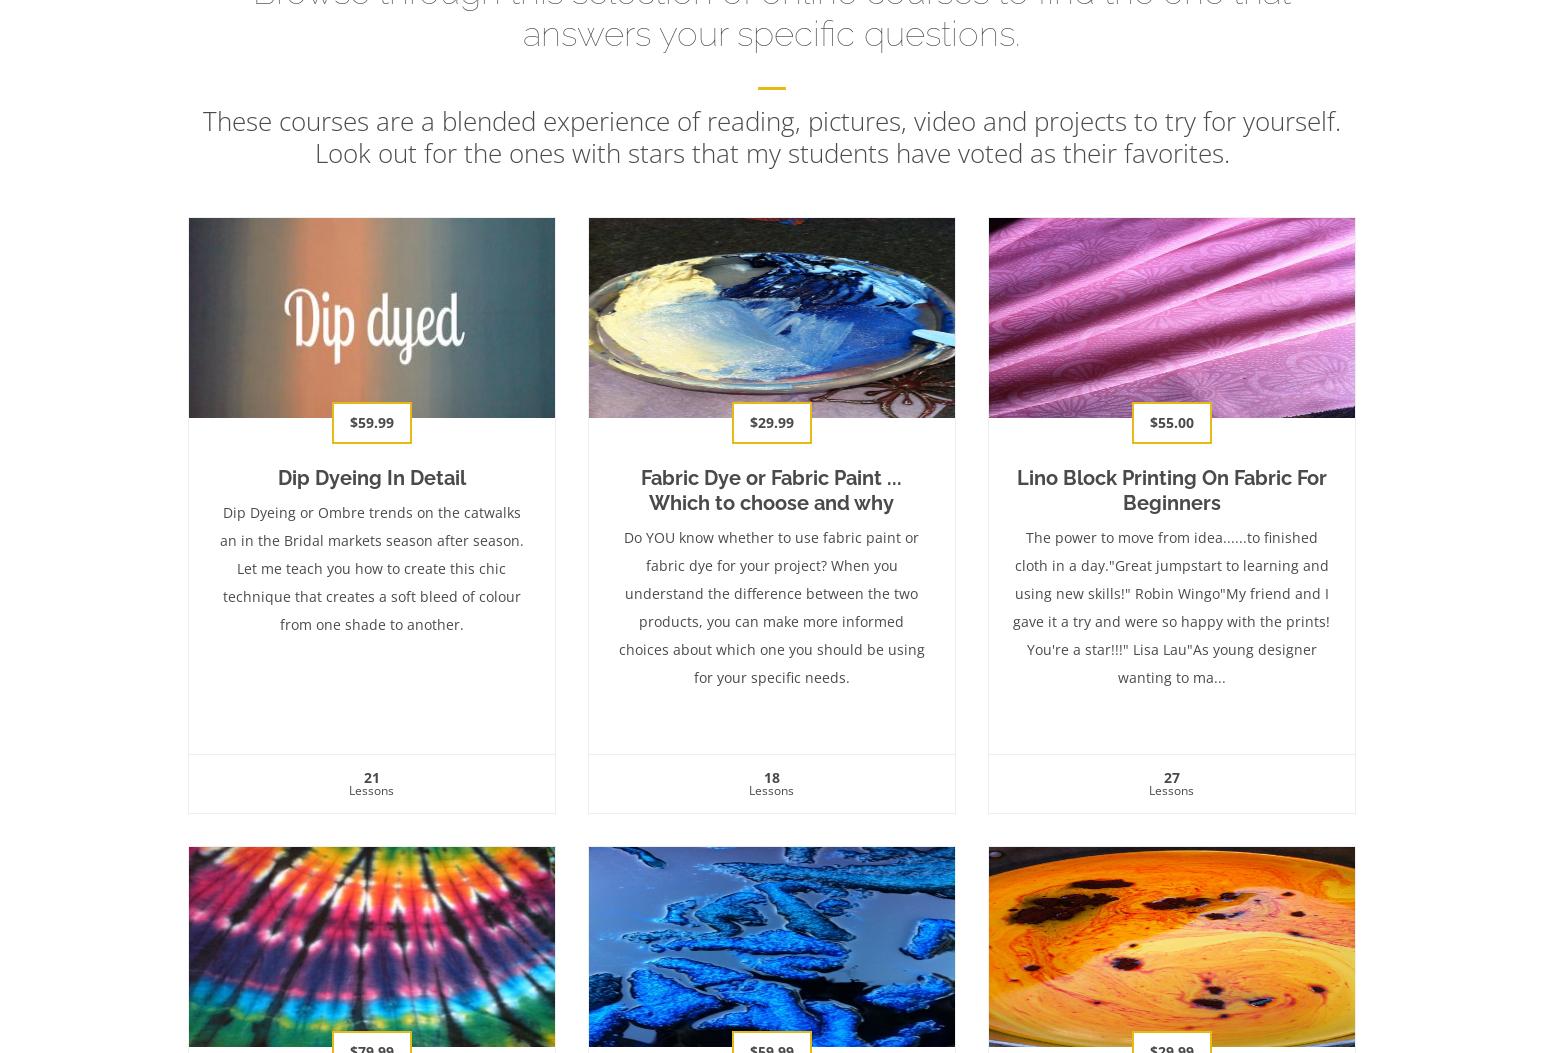 The height and width of the screenshot is (1053, 1544). What do you see at coordinates (771, 606) in the screenshot?
I see `'Do YOU know whether to use fabric paint or fabric dye for your project? When you understand the difference between the two products, you can make more informed choices about which one you should be using for your specific needs.'` at bounding box center [771, 606].